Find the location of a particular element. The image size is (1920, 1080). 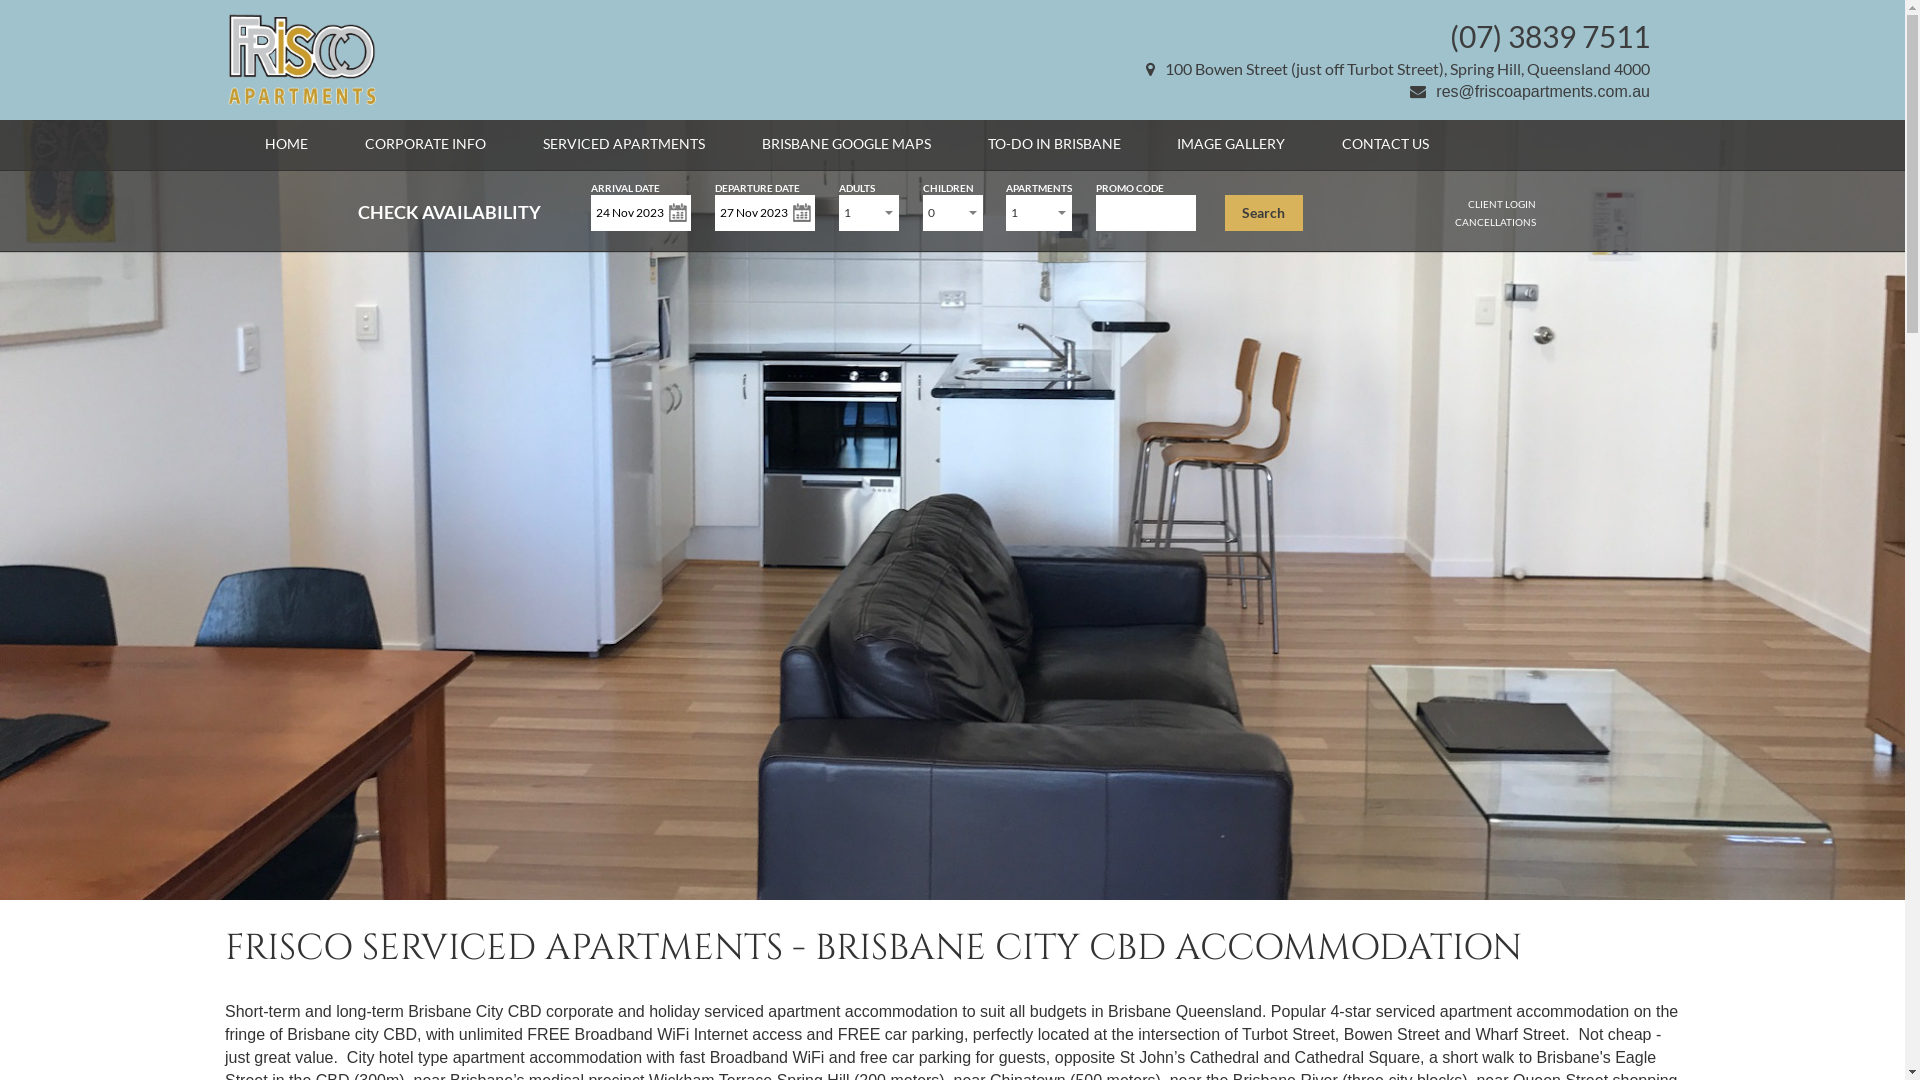

'CANCELLATIONS' is located at coordinates (1495, 222).